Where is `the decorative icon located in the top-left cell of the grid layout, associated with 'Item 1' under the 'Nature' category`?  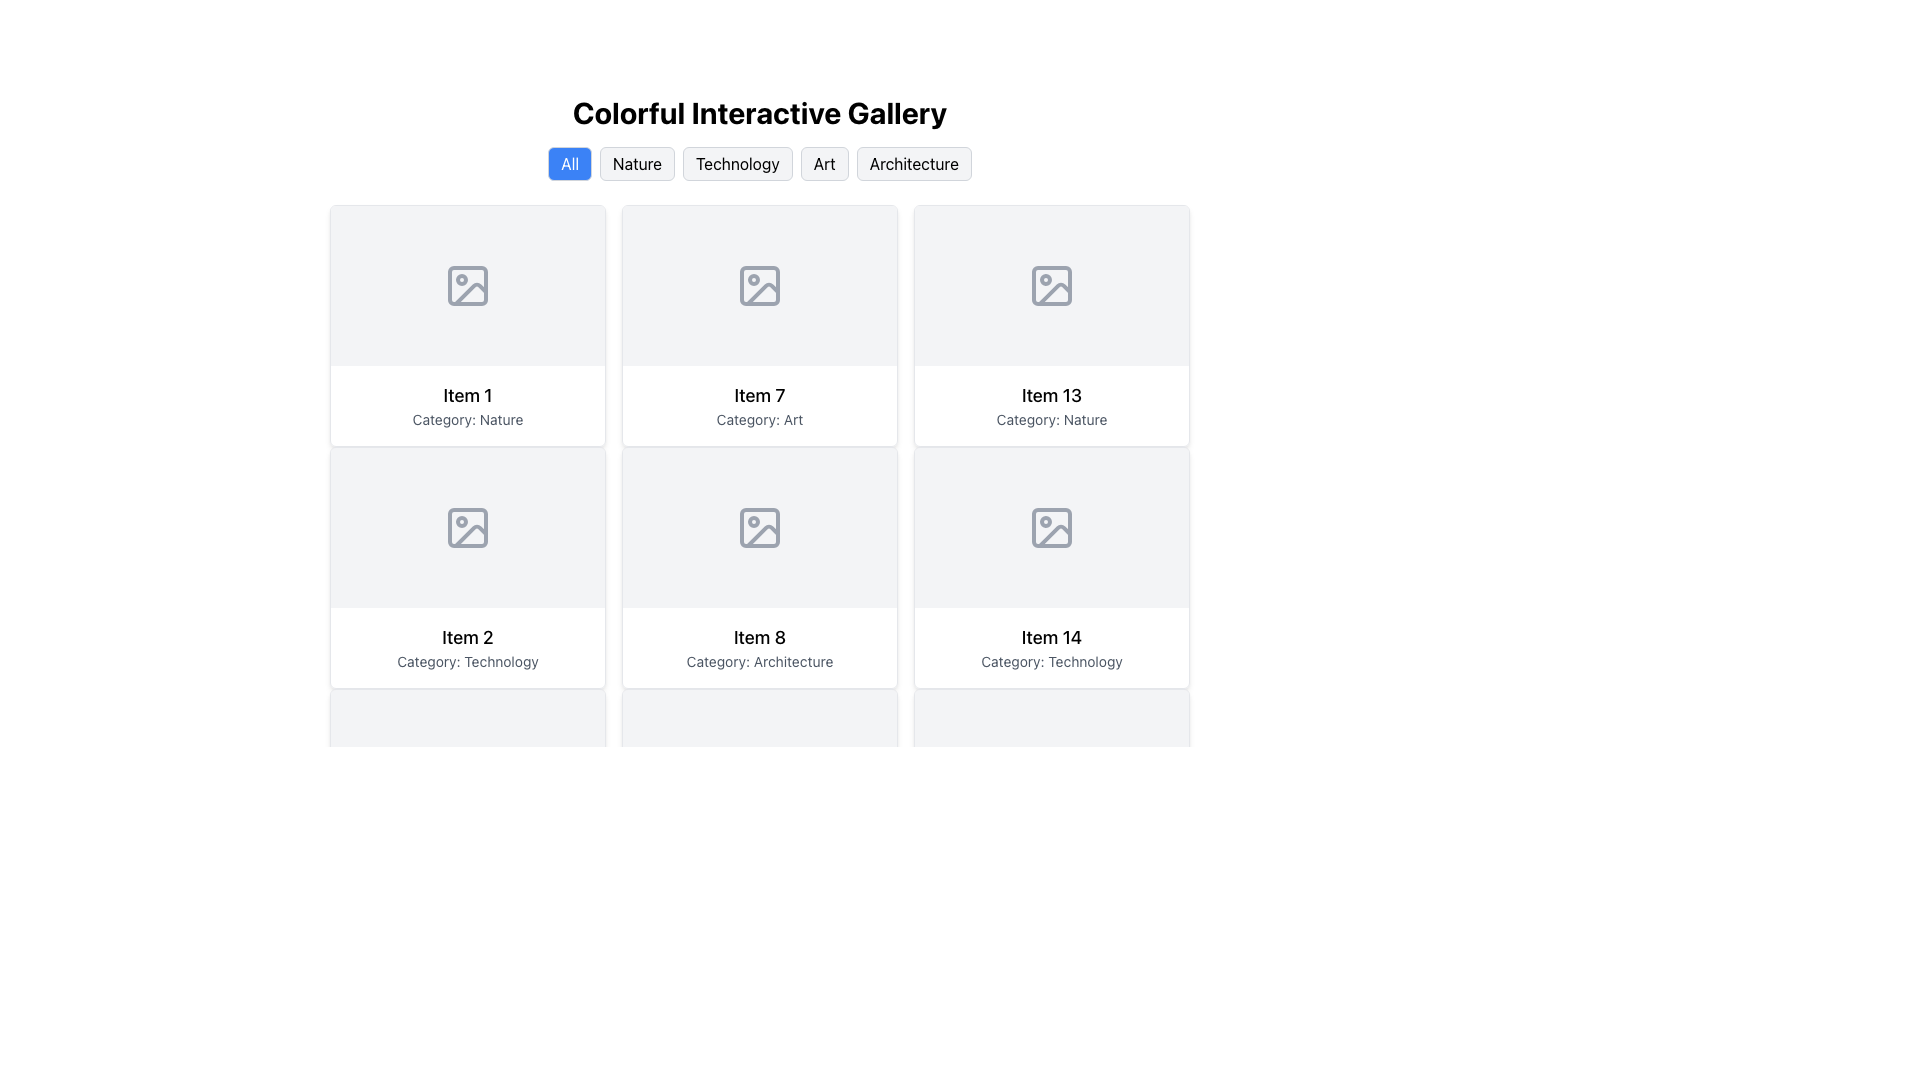
the decorative icon located in the top-left cell of the grid layout, associated with 'Item 1' under the 'Nature' category is located at coordinates (466, 285).